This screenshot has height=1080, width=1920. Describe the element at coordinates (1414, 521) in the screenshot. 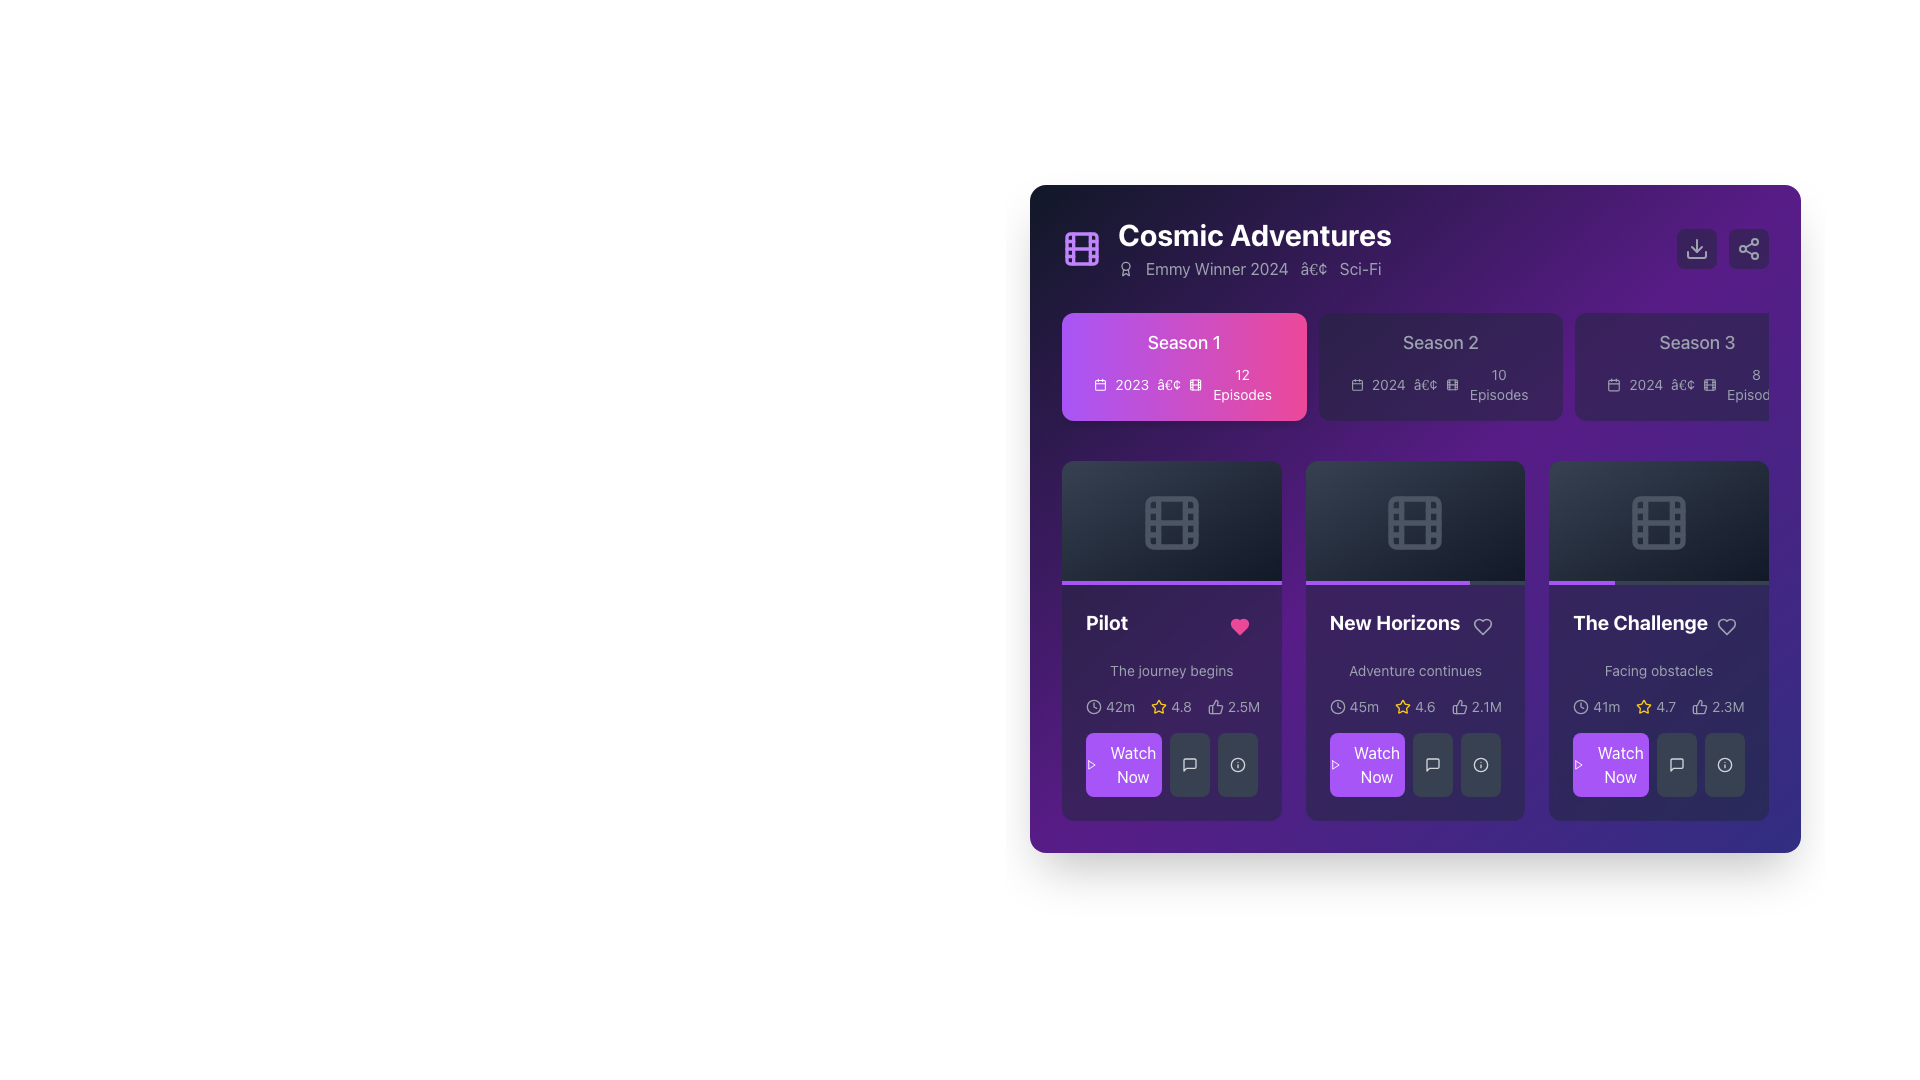

I see `the central rectangular component of the film strip icon in the 'New Horizons' card of the 'Cosmic Adventures' interface` at that location.